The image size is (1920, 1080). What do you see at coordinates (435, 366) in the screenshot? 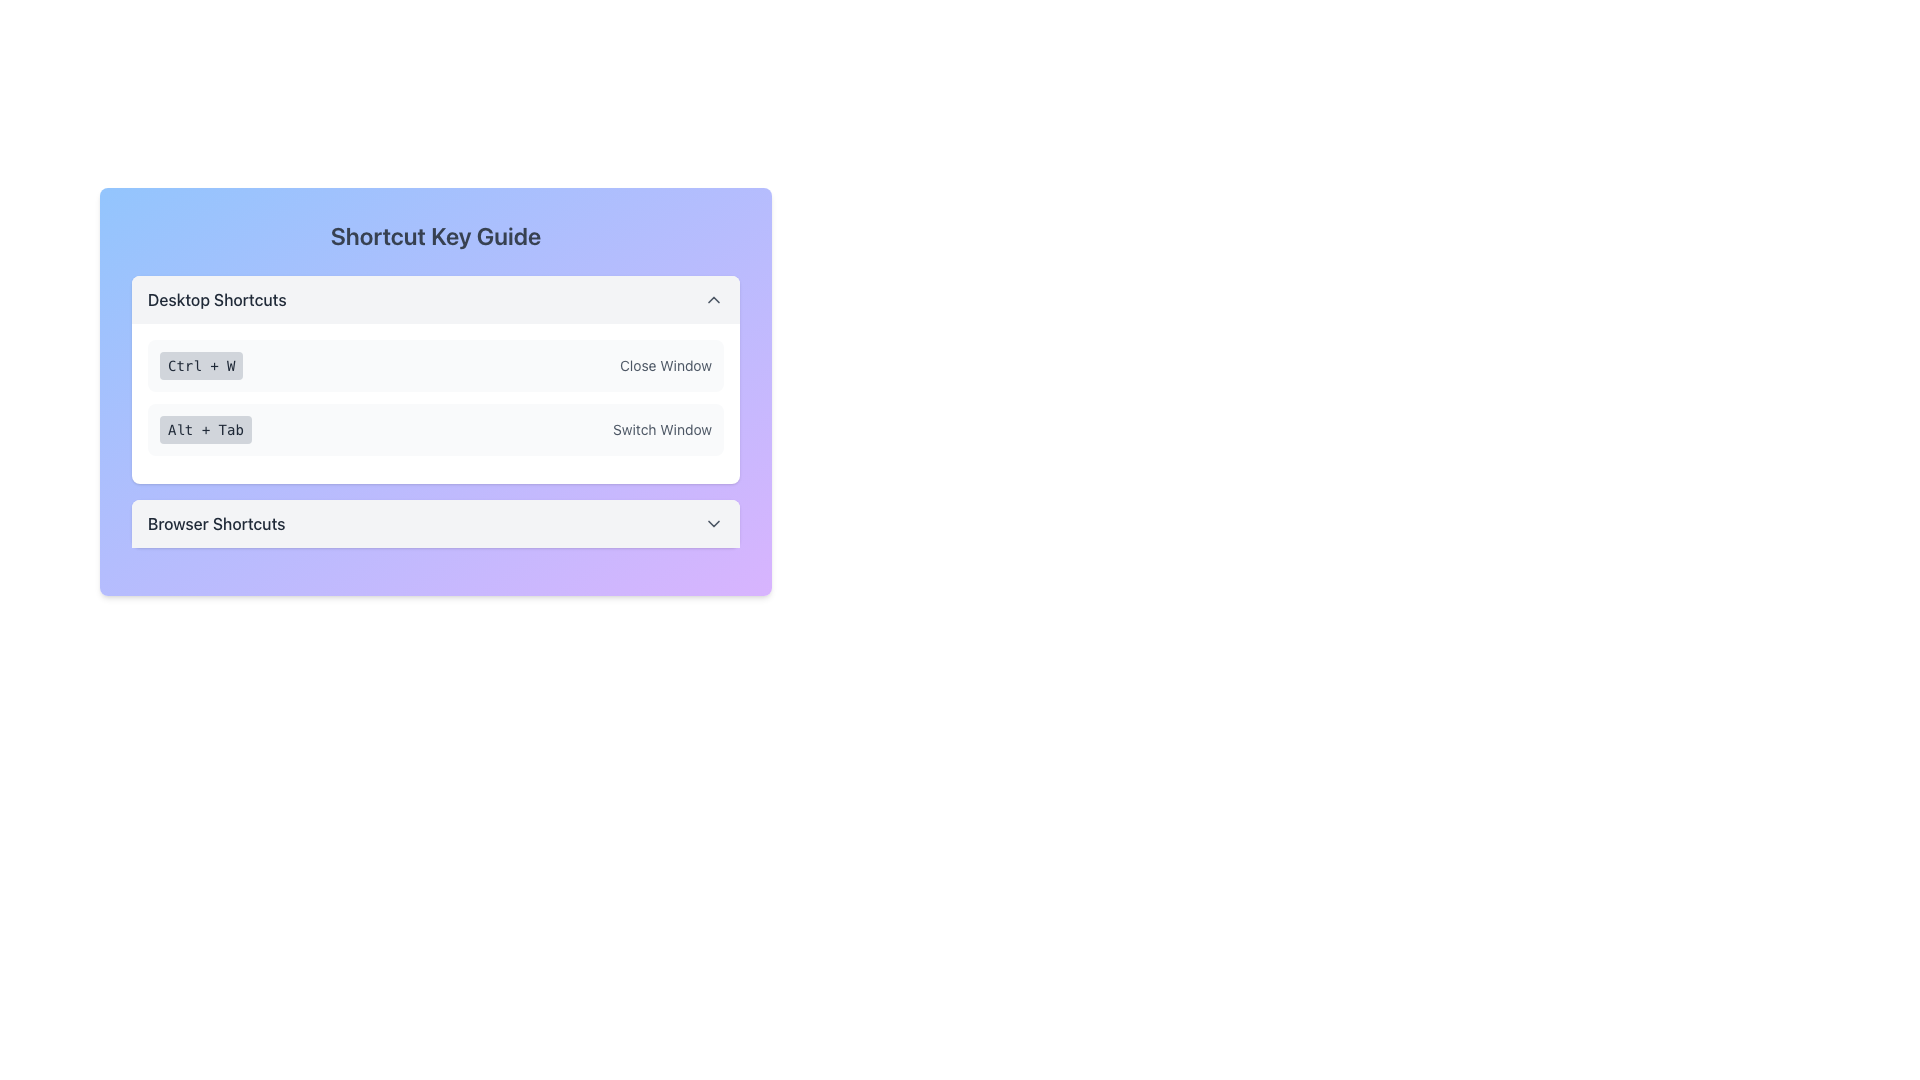
I see `the informative display item showing the keyboard shortcut 'Ctrl + W' and its description 'Close Window' located in the 'Desktop Shortcuts' section` at bounding box center [435, 366].